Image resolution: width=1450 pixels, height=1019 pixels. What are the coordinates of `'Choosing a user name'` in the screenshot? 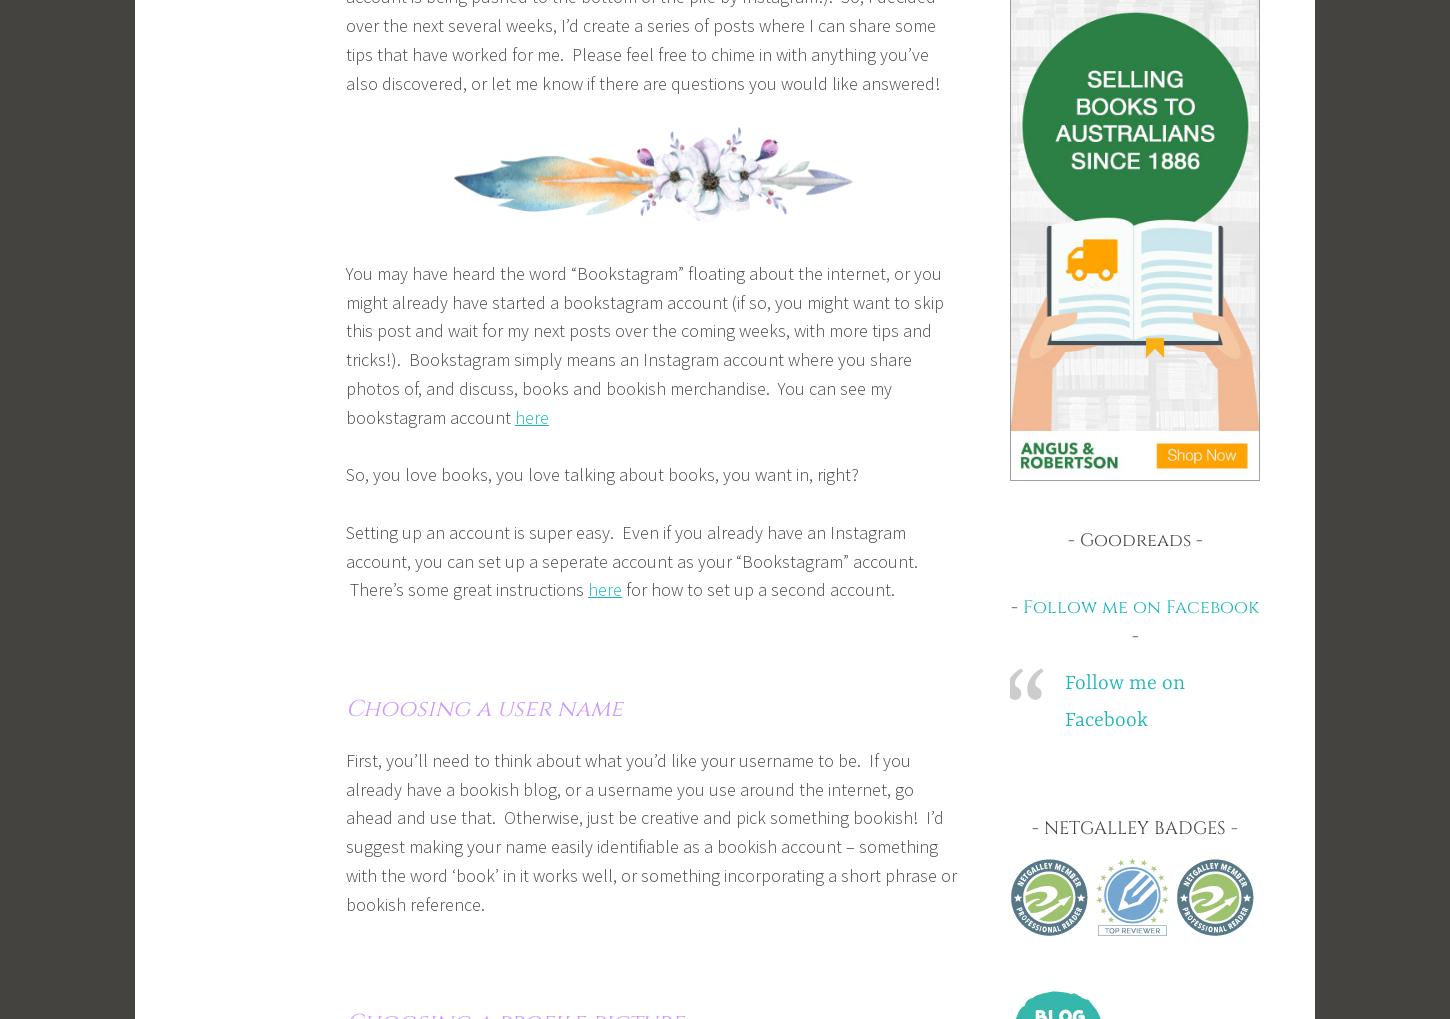 It's located at (484, 708).